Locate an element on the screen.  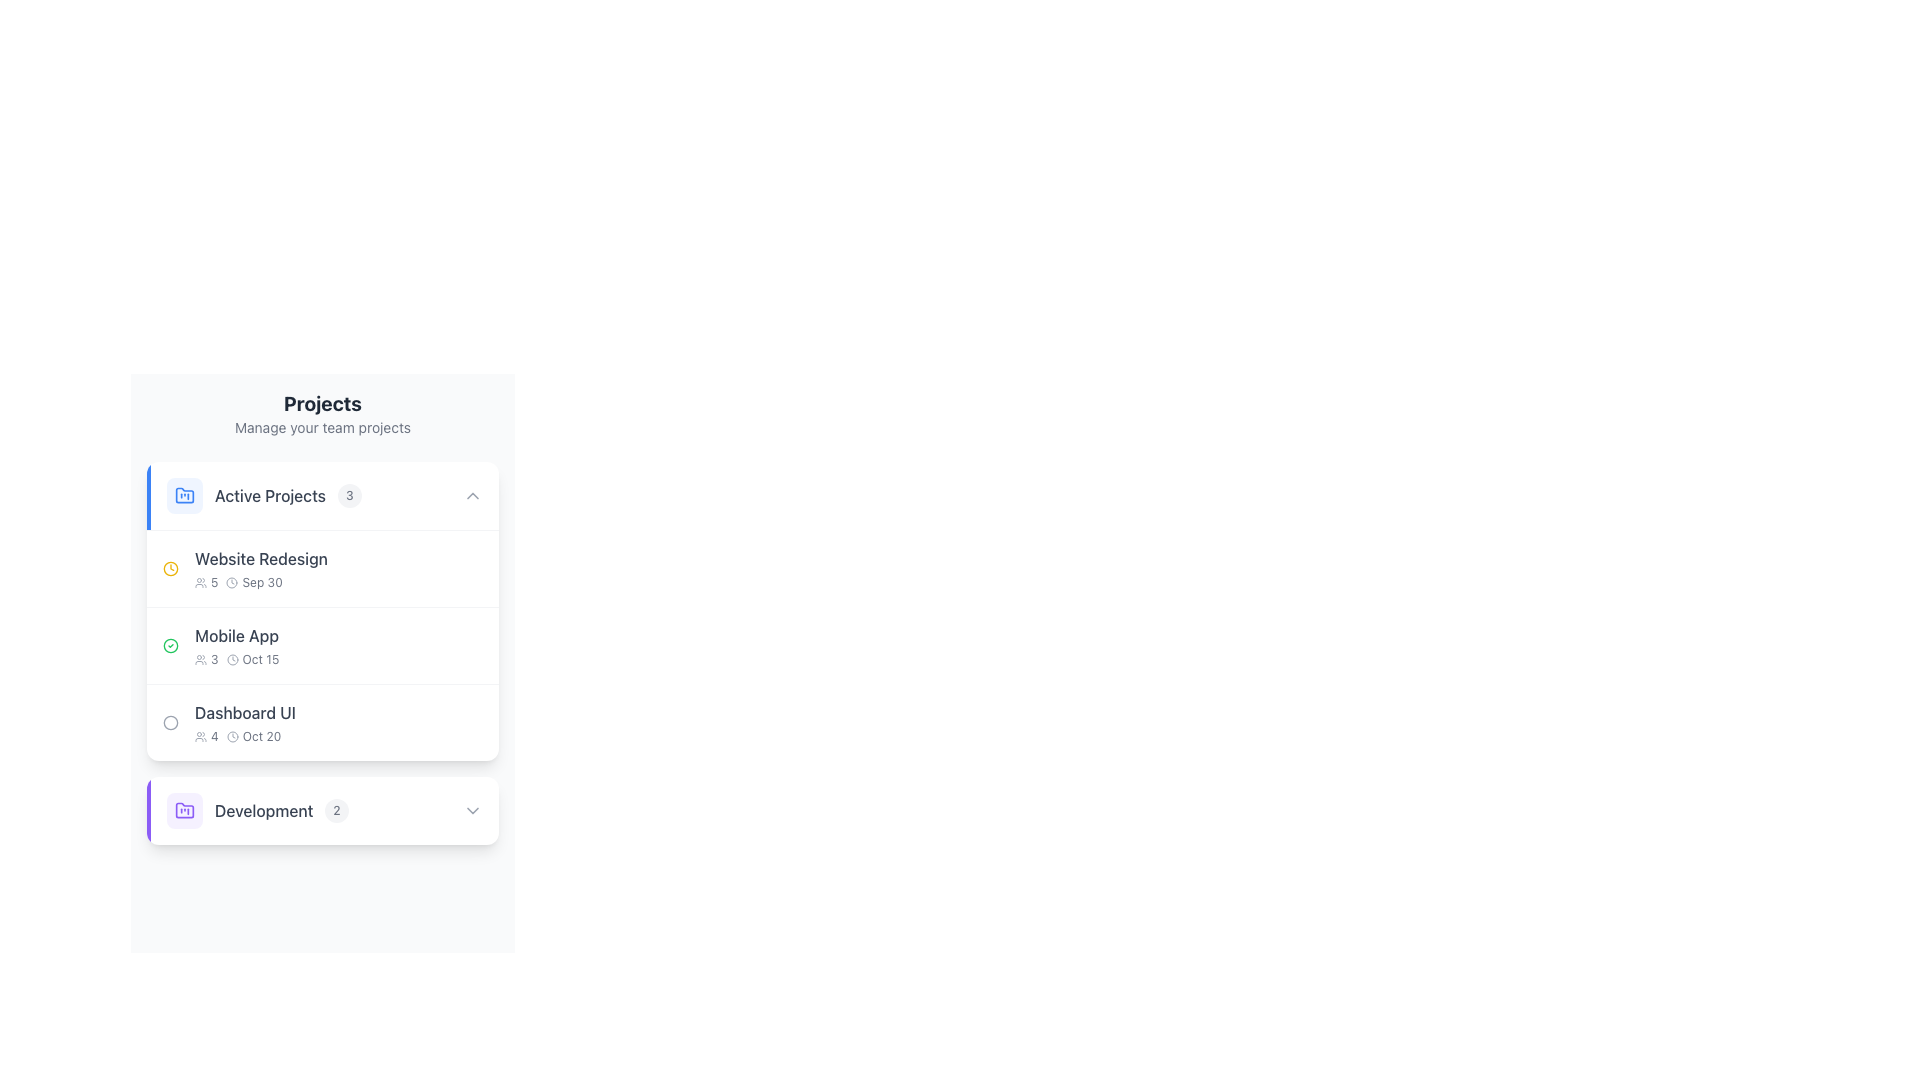
the downward-pointing chevron icon located at the far right of the 'Active Projects' section is located at coordinates (472, 495).